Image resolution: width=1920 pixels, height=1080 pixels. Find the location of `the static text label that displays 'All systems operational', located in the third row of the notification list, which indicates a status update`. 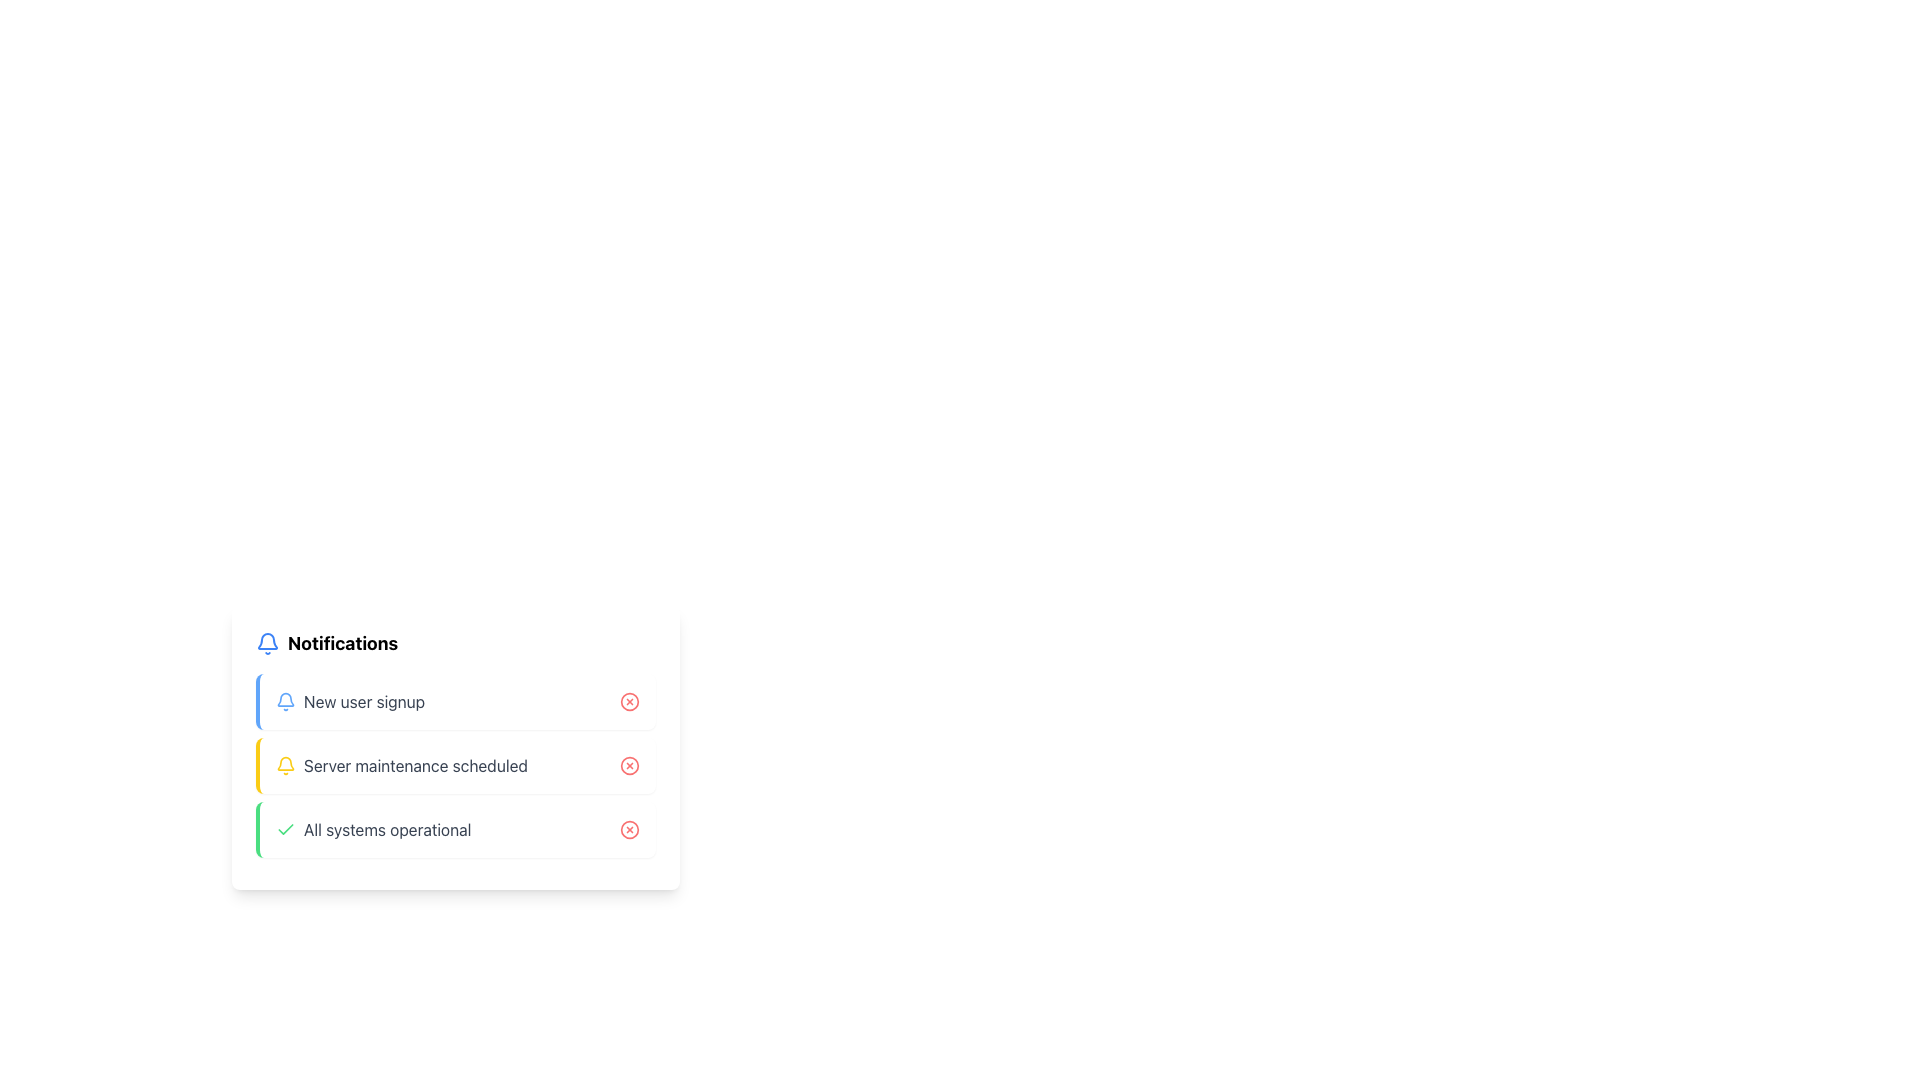

the static text label that displays 'All systems operational', located in the third row of the notification list, which indicates a status update is located at coordinates (387, 829).